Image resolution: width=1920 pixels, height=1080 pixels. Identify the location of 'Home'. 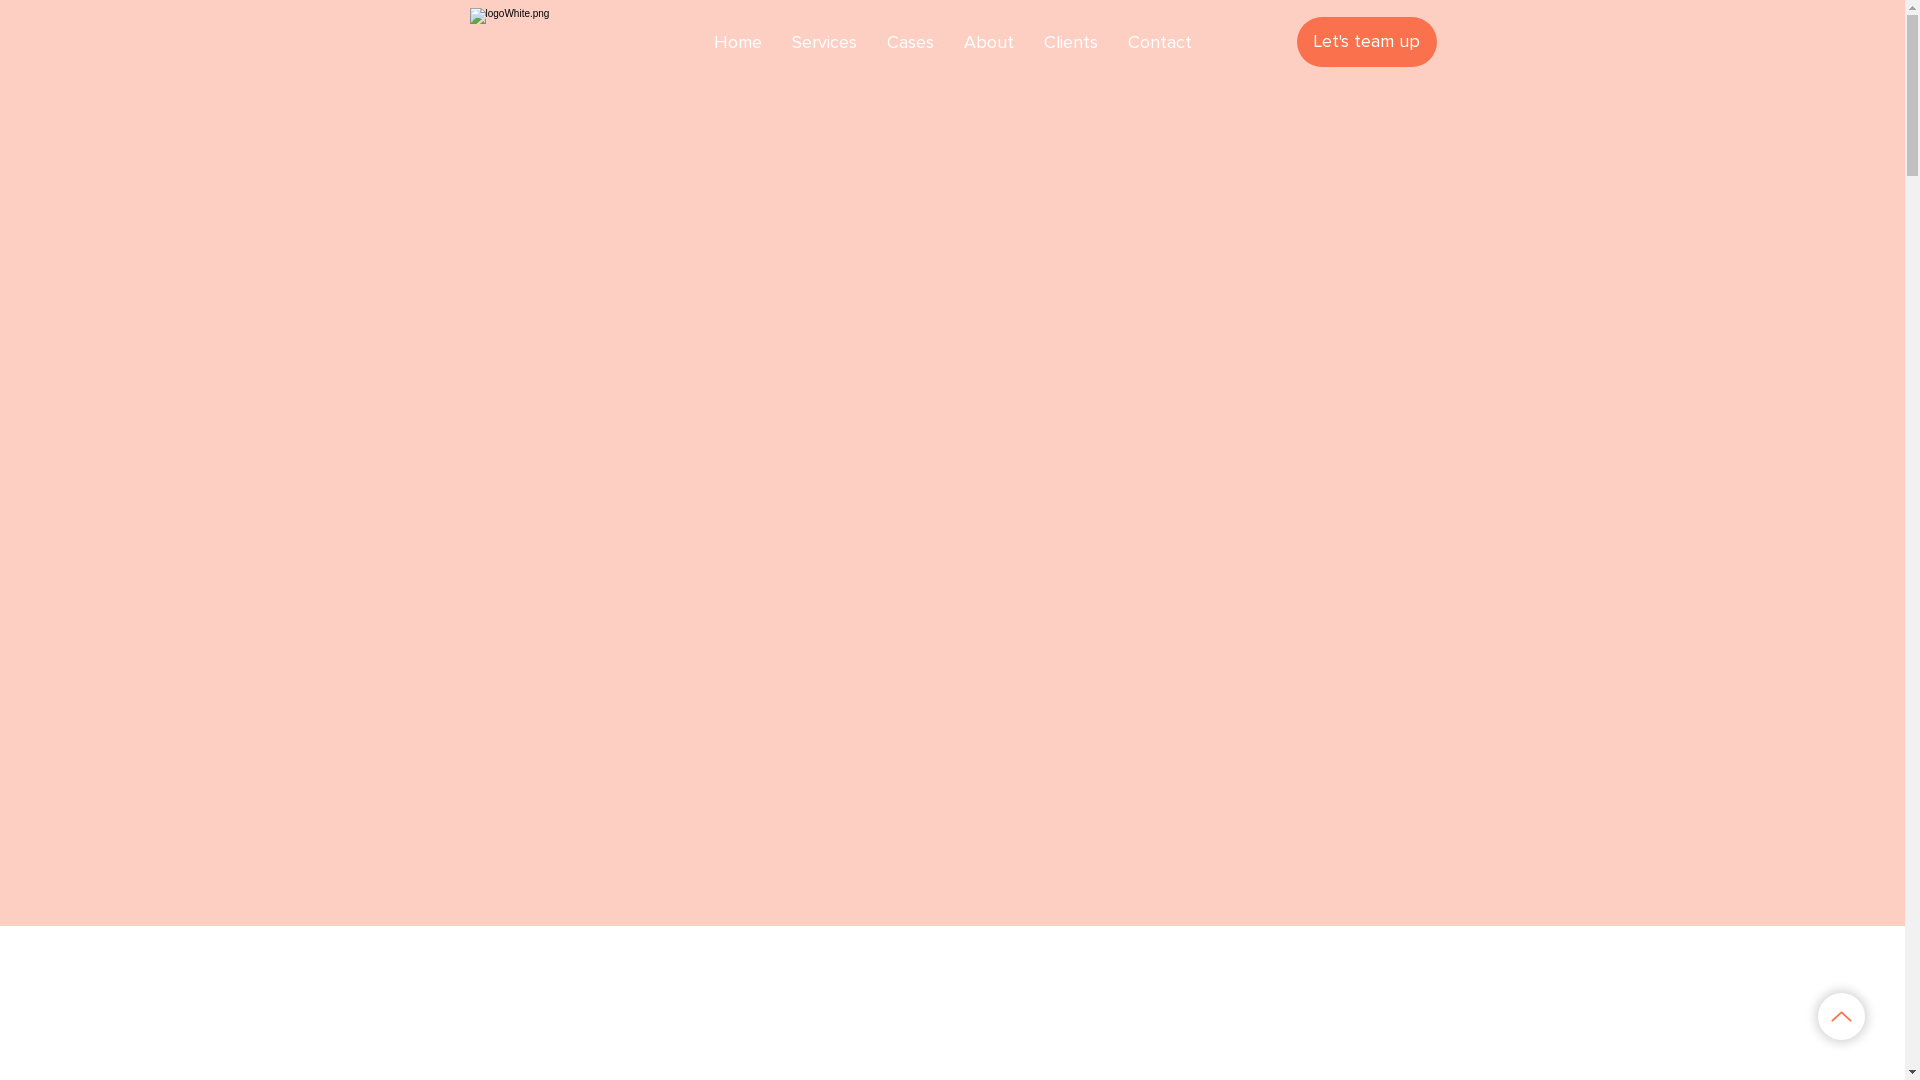
(736, 42).